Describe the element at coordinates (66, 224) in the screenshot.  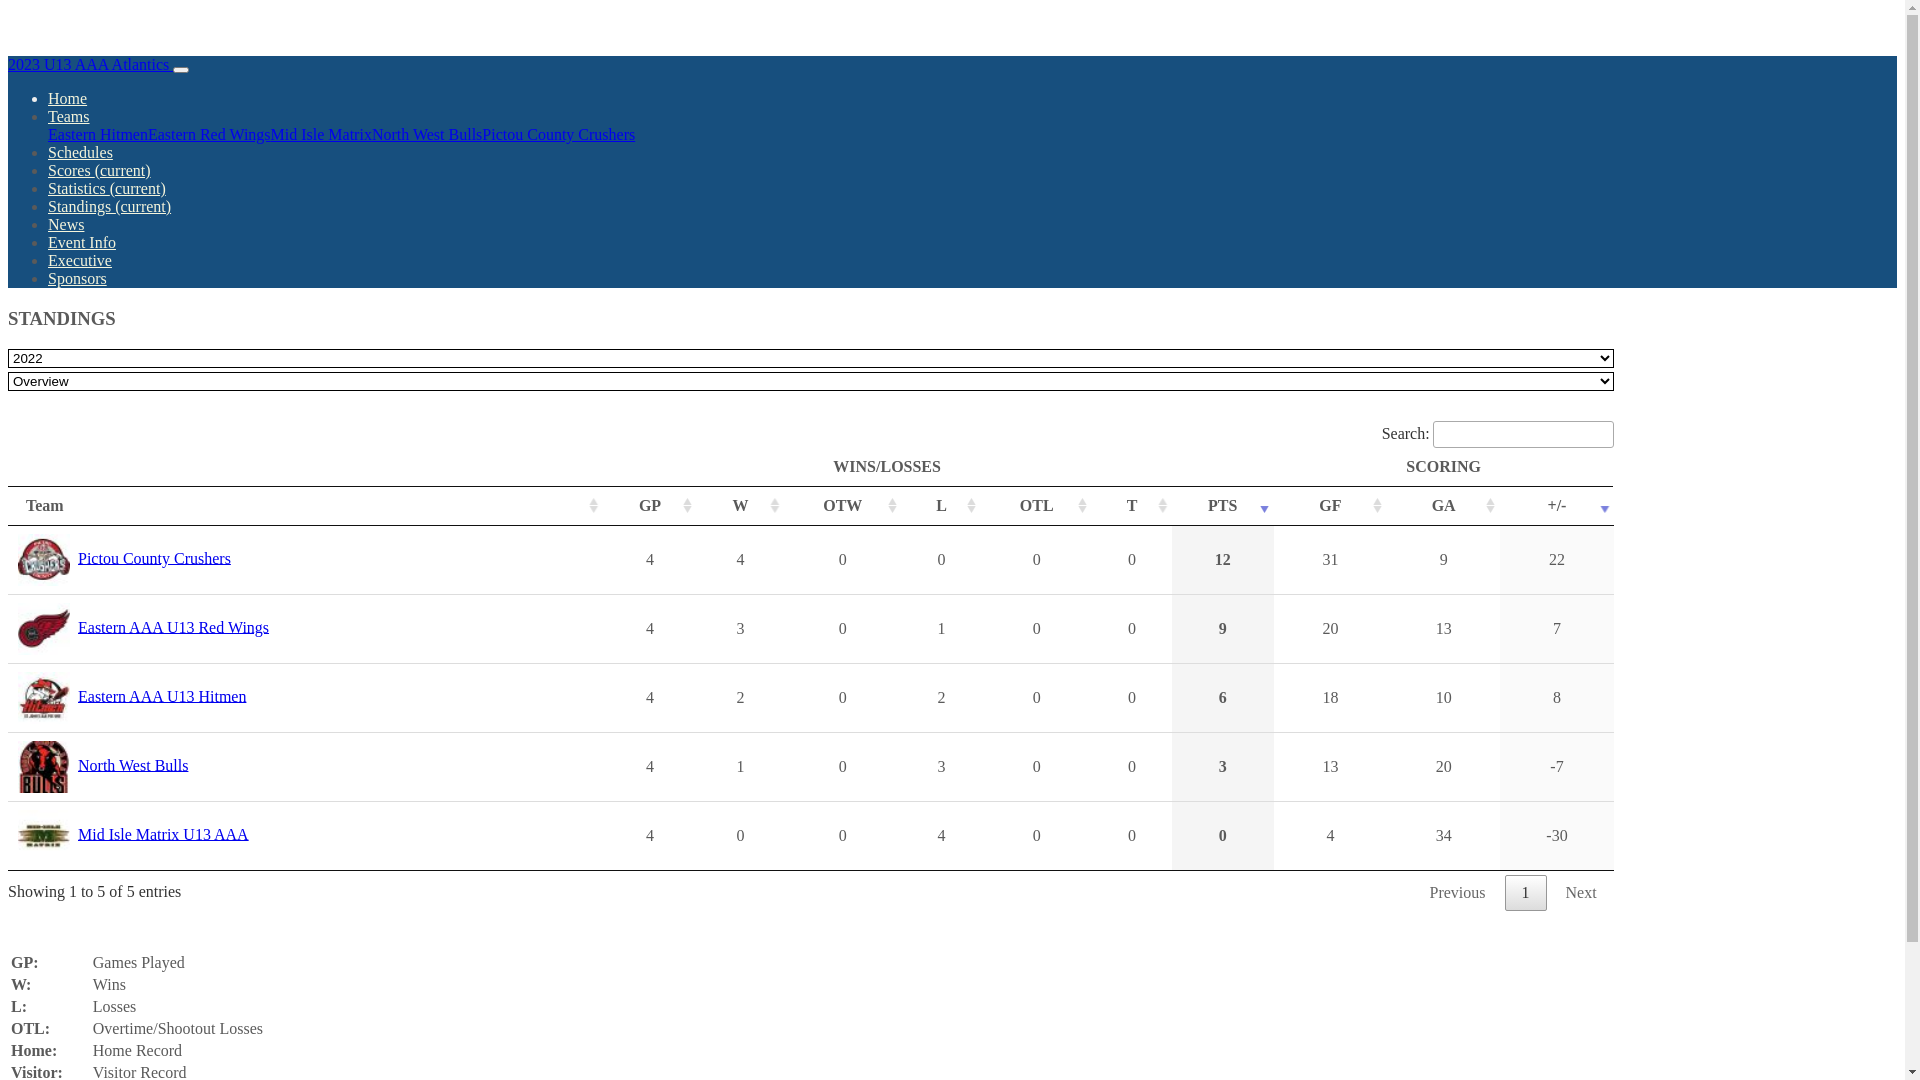
I see `'News'` at that location.